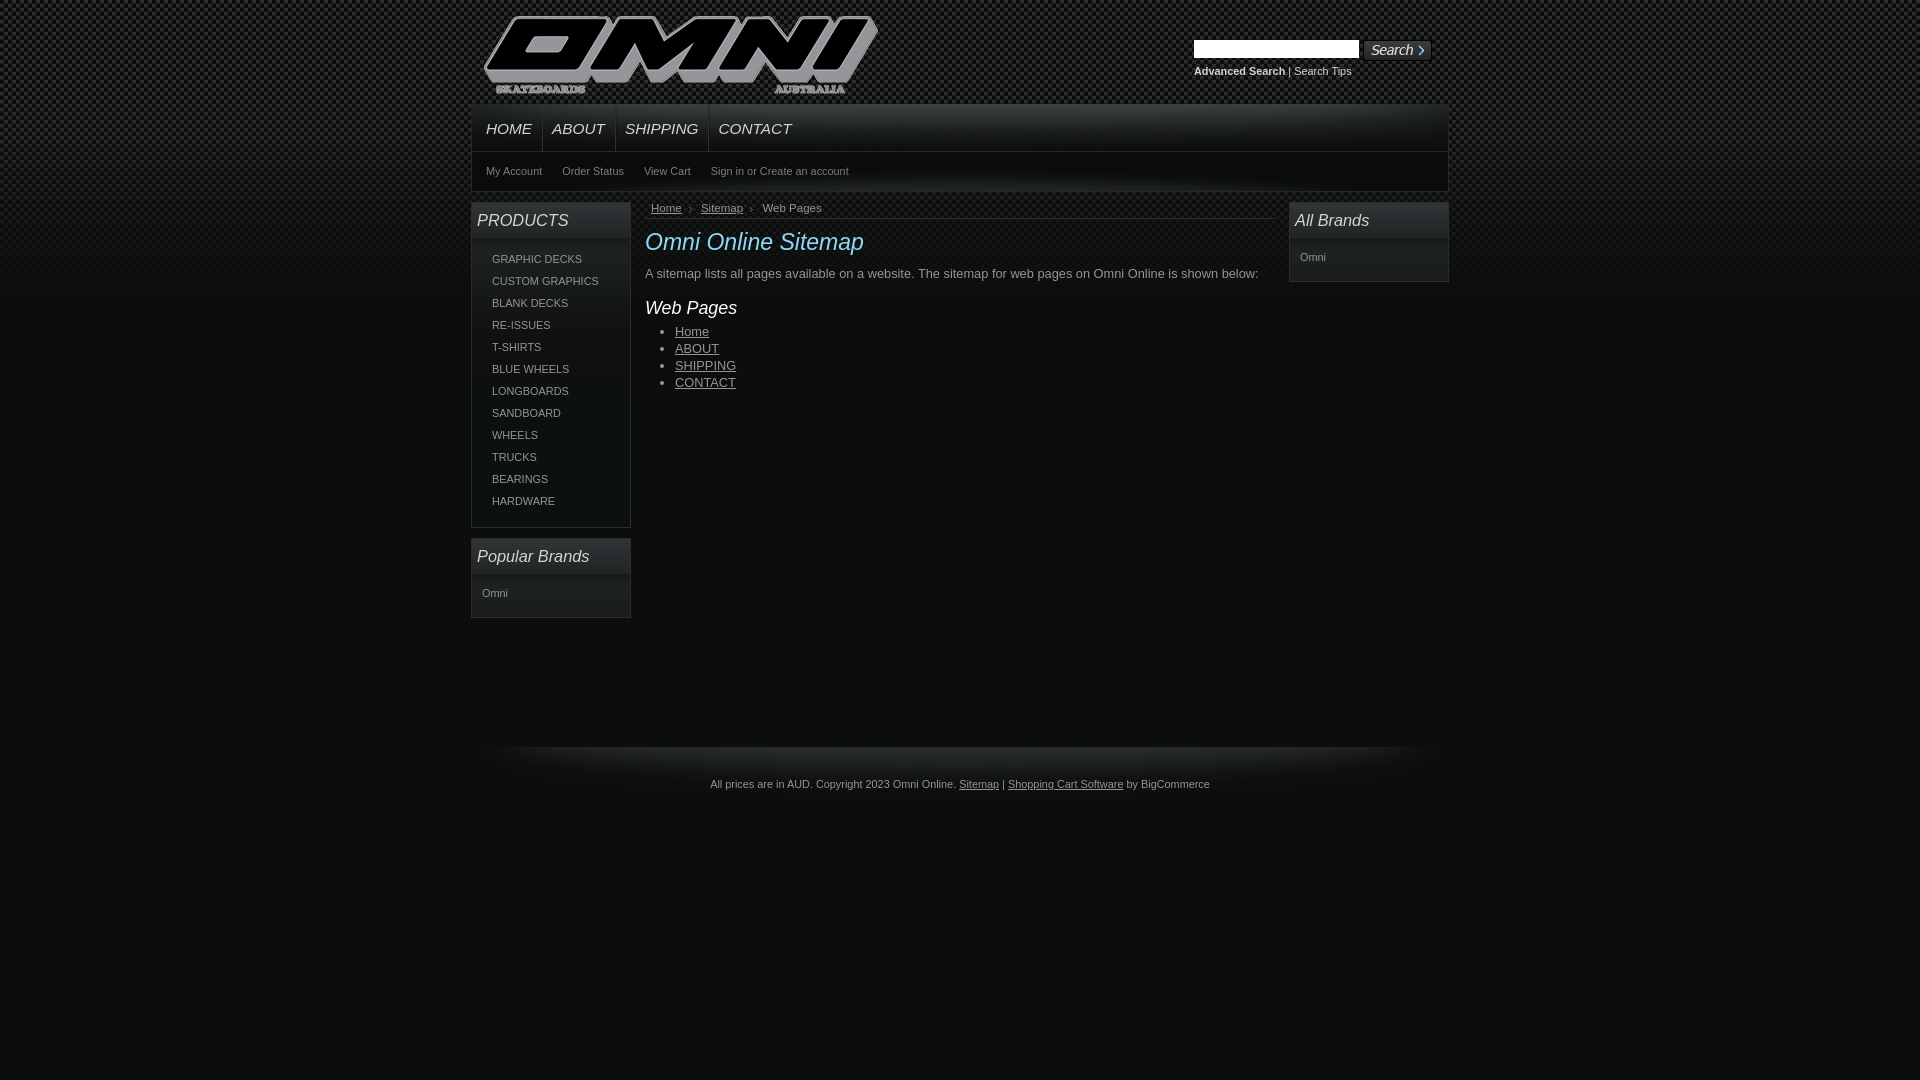 This screenshot has width=1920, height=1080. Describe the element at coordinates (1313, 256) in the screenshot. I see `'Omni'` at that location.